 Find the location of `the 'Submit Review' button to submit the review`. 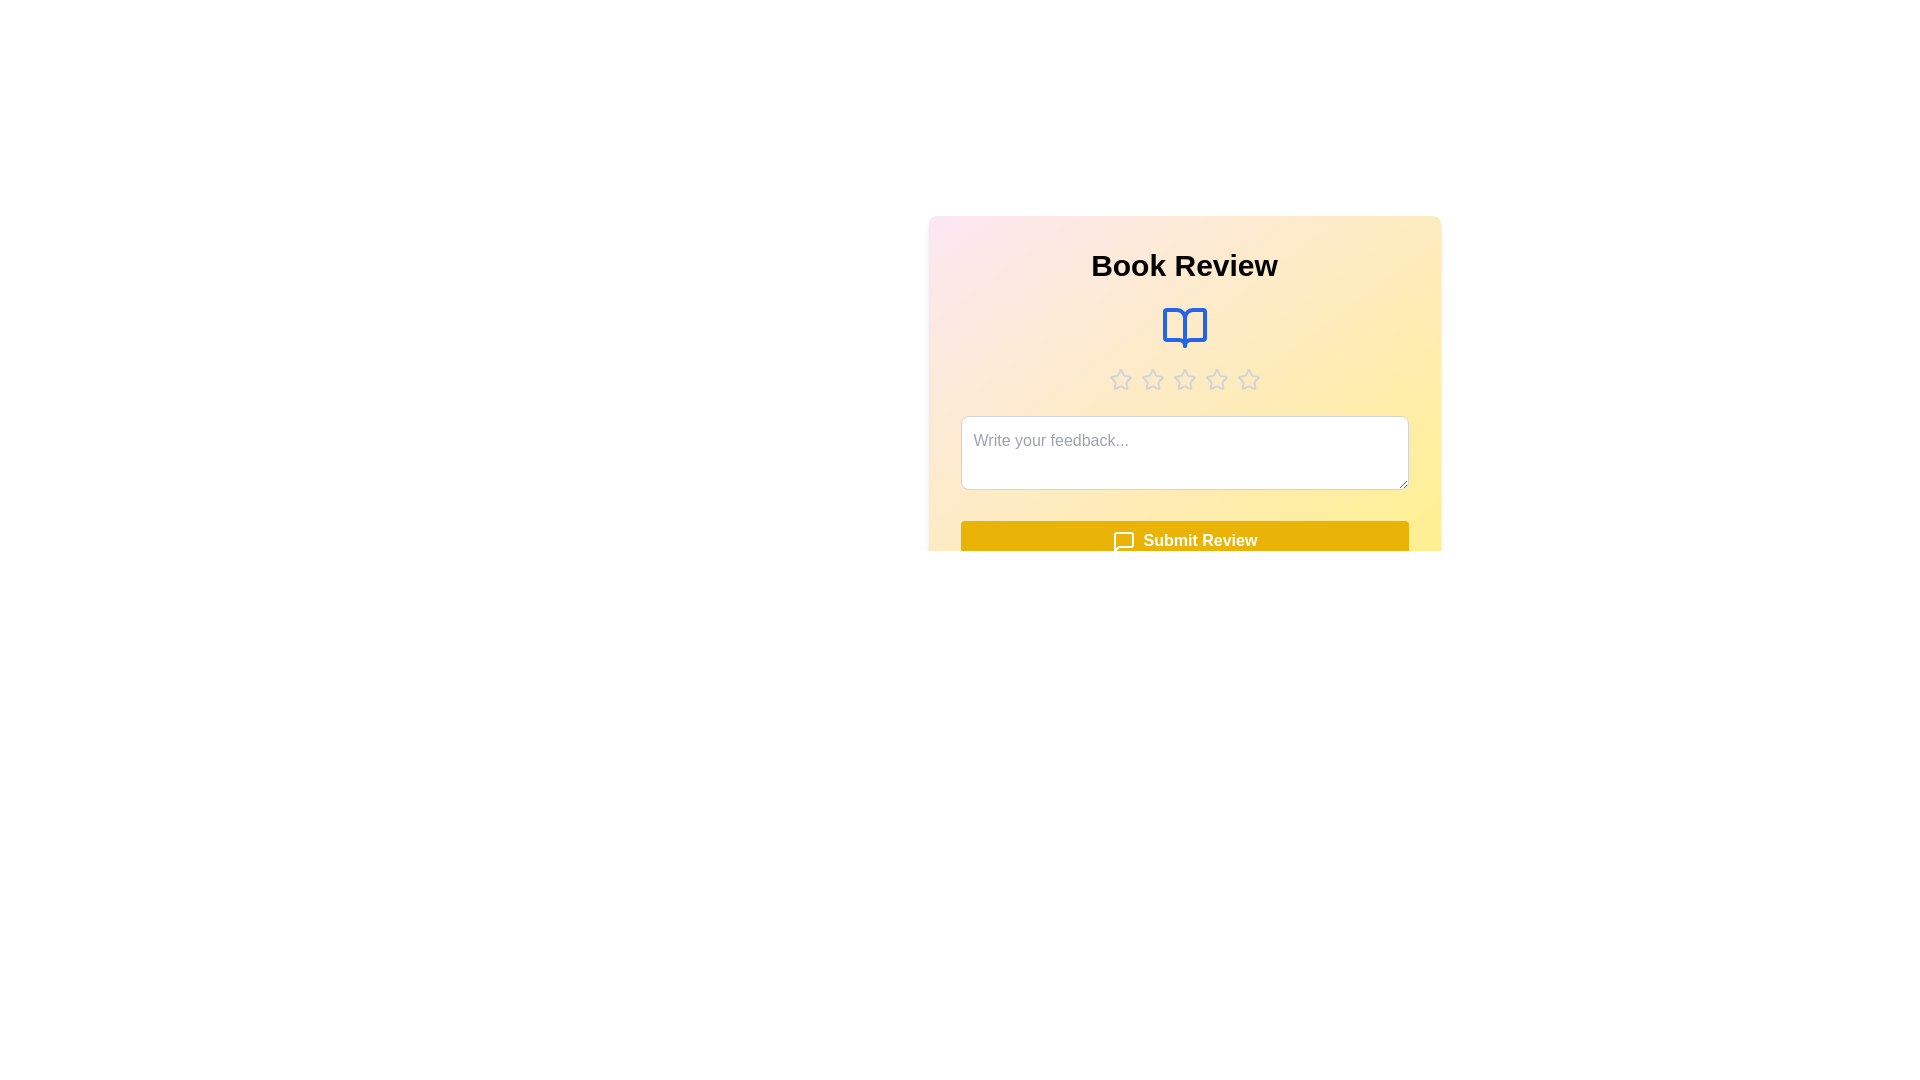

the 'Submit Review' button to submit the review is located at coordinates (1184, 541).